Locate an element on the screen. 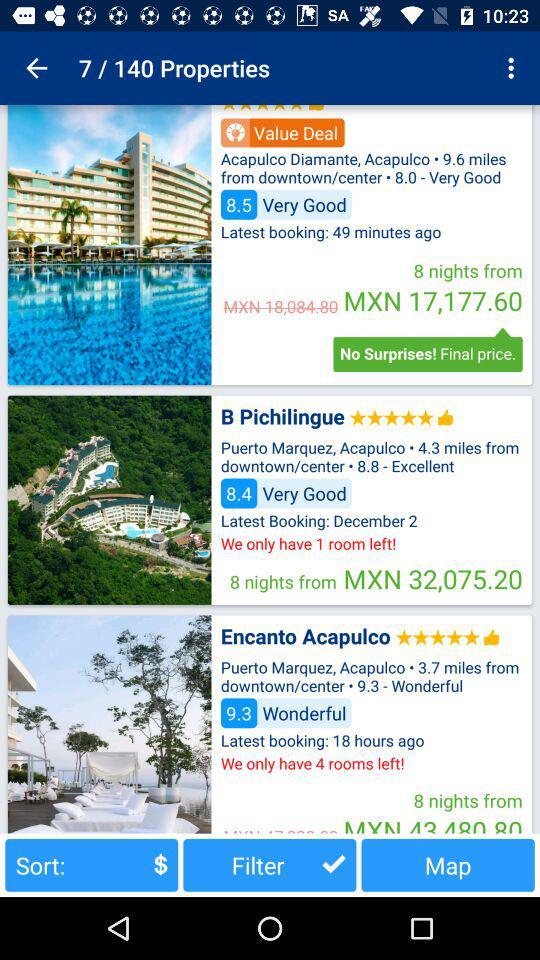  click in the image is located at coordinates (109, 499).